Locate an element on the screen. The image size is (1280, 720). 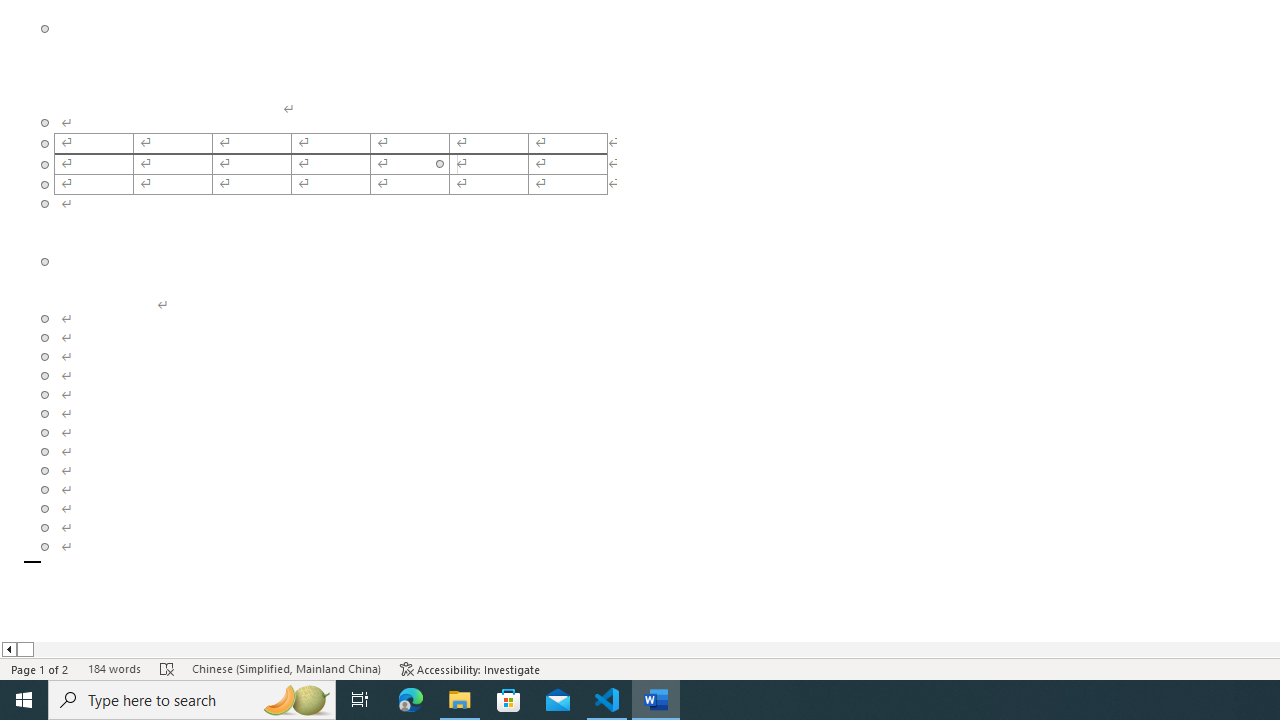
'Word Count 184 words' is located at coordinates (112, 669).